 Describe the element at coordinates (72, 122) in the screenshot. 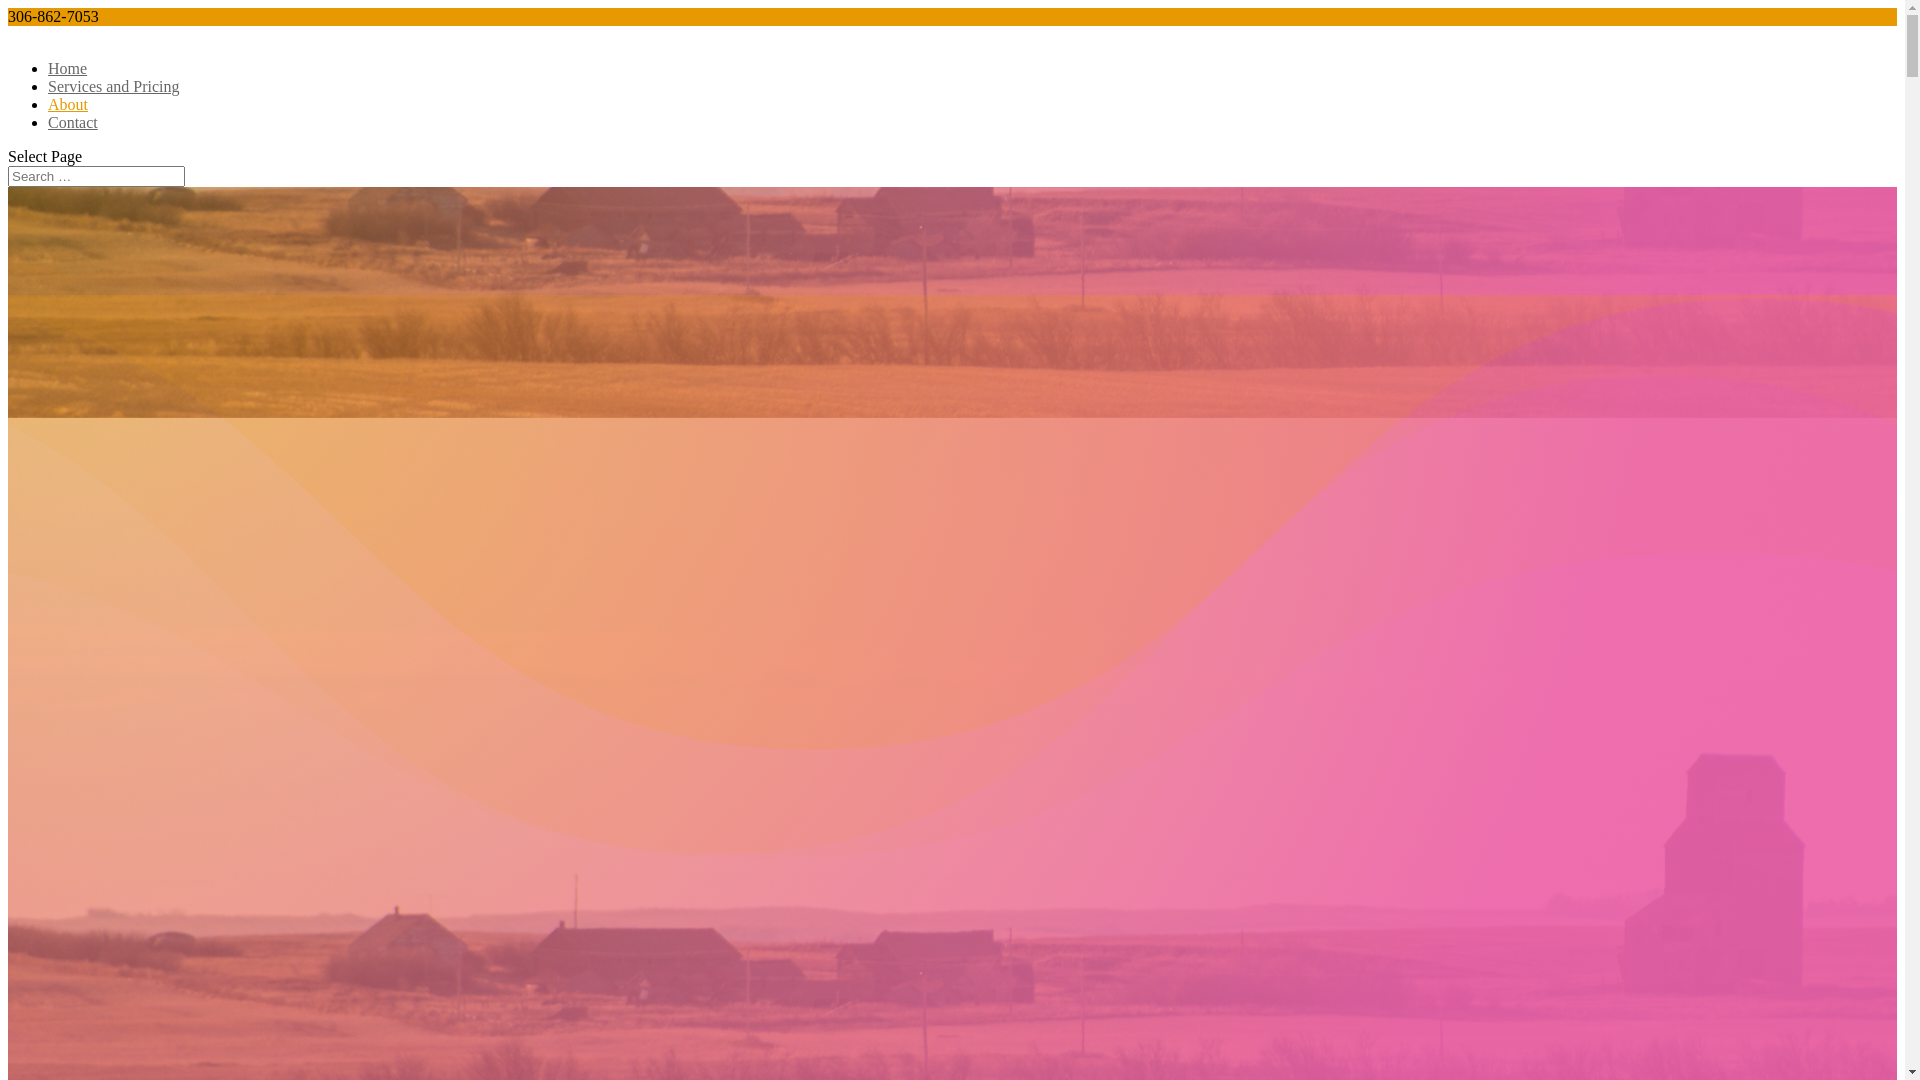

I see `'Contact'` at that location.